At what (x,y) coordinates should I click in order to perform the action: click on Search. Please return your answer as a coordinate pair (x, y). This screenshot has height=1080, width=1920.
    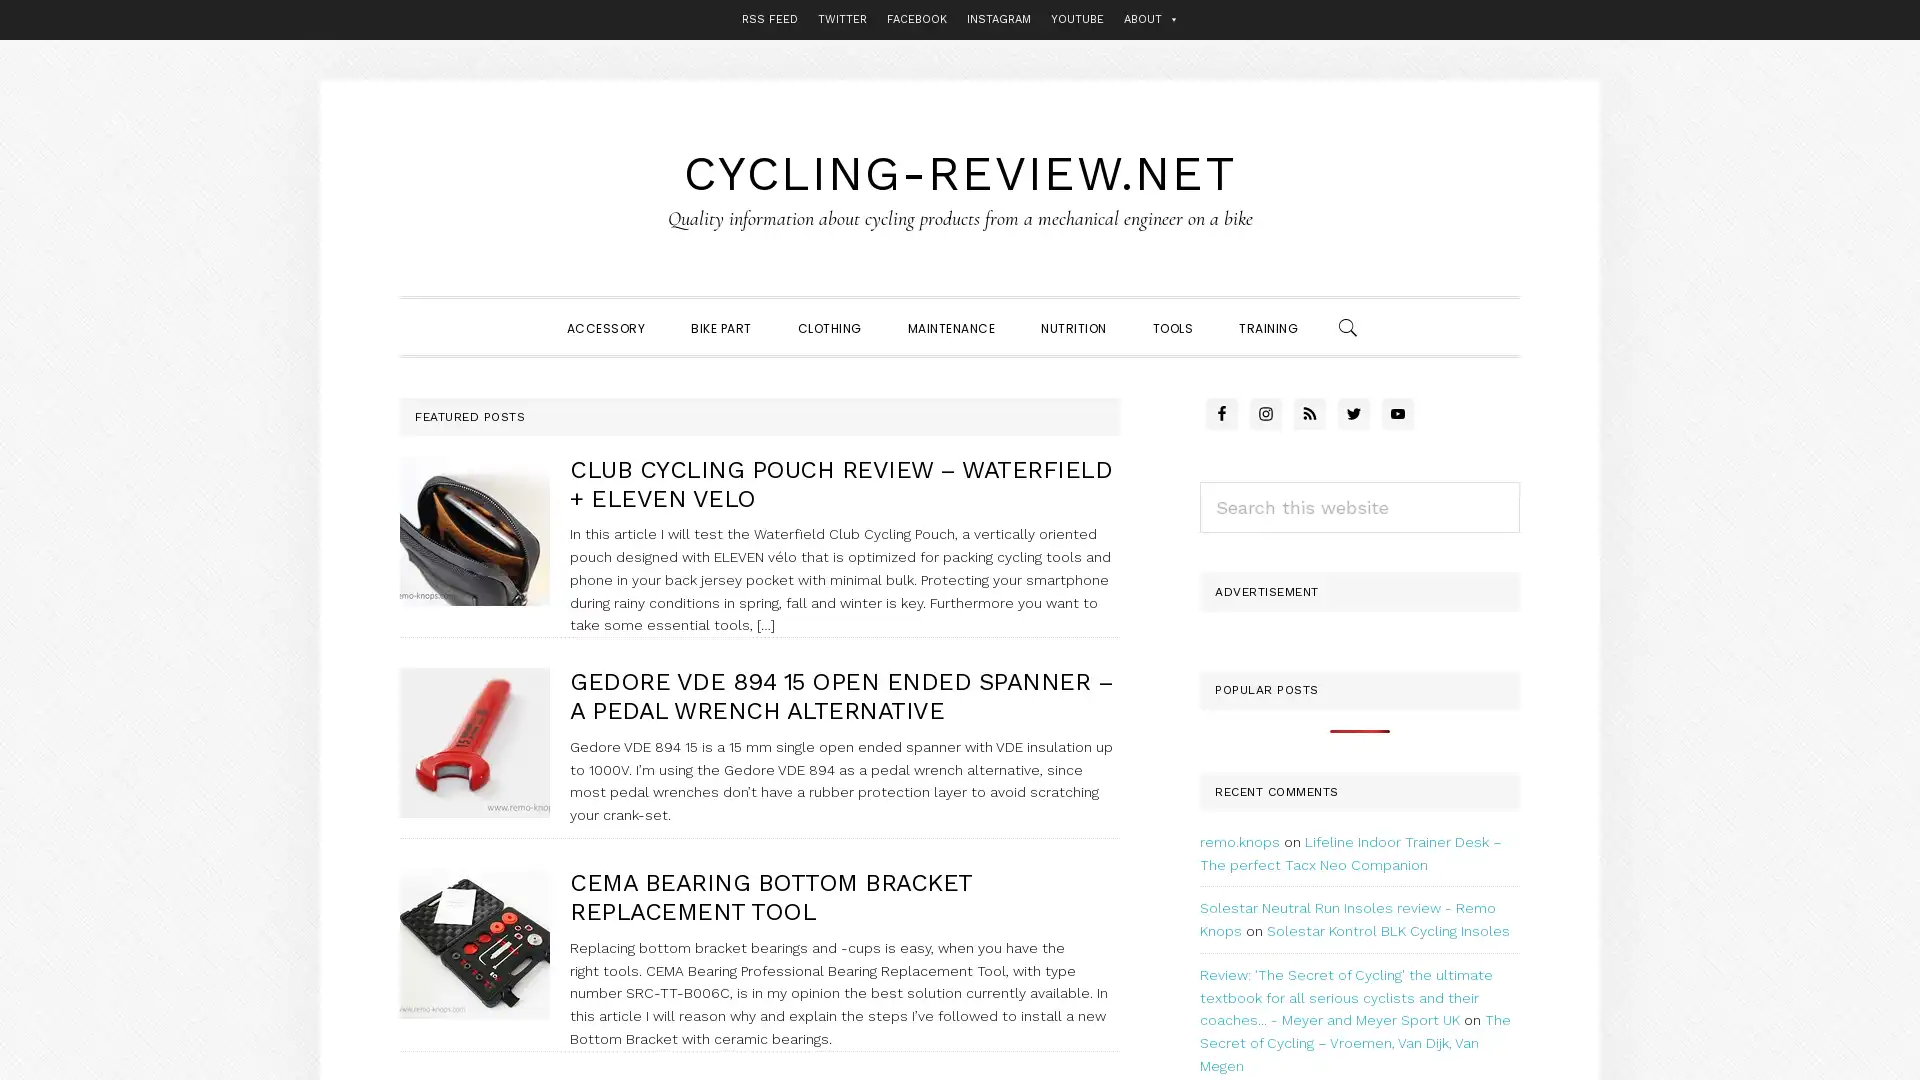
    Looking at the image, I should click on (1519, 480).